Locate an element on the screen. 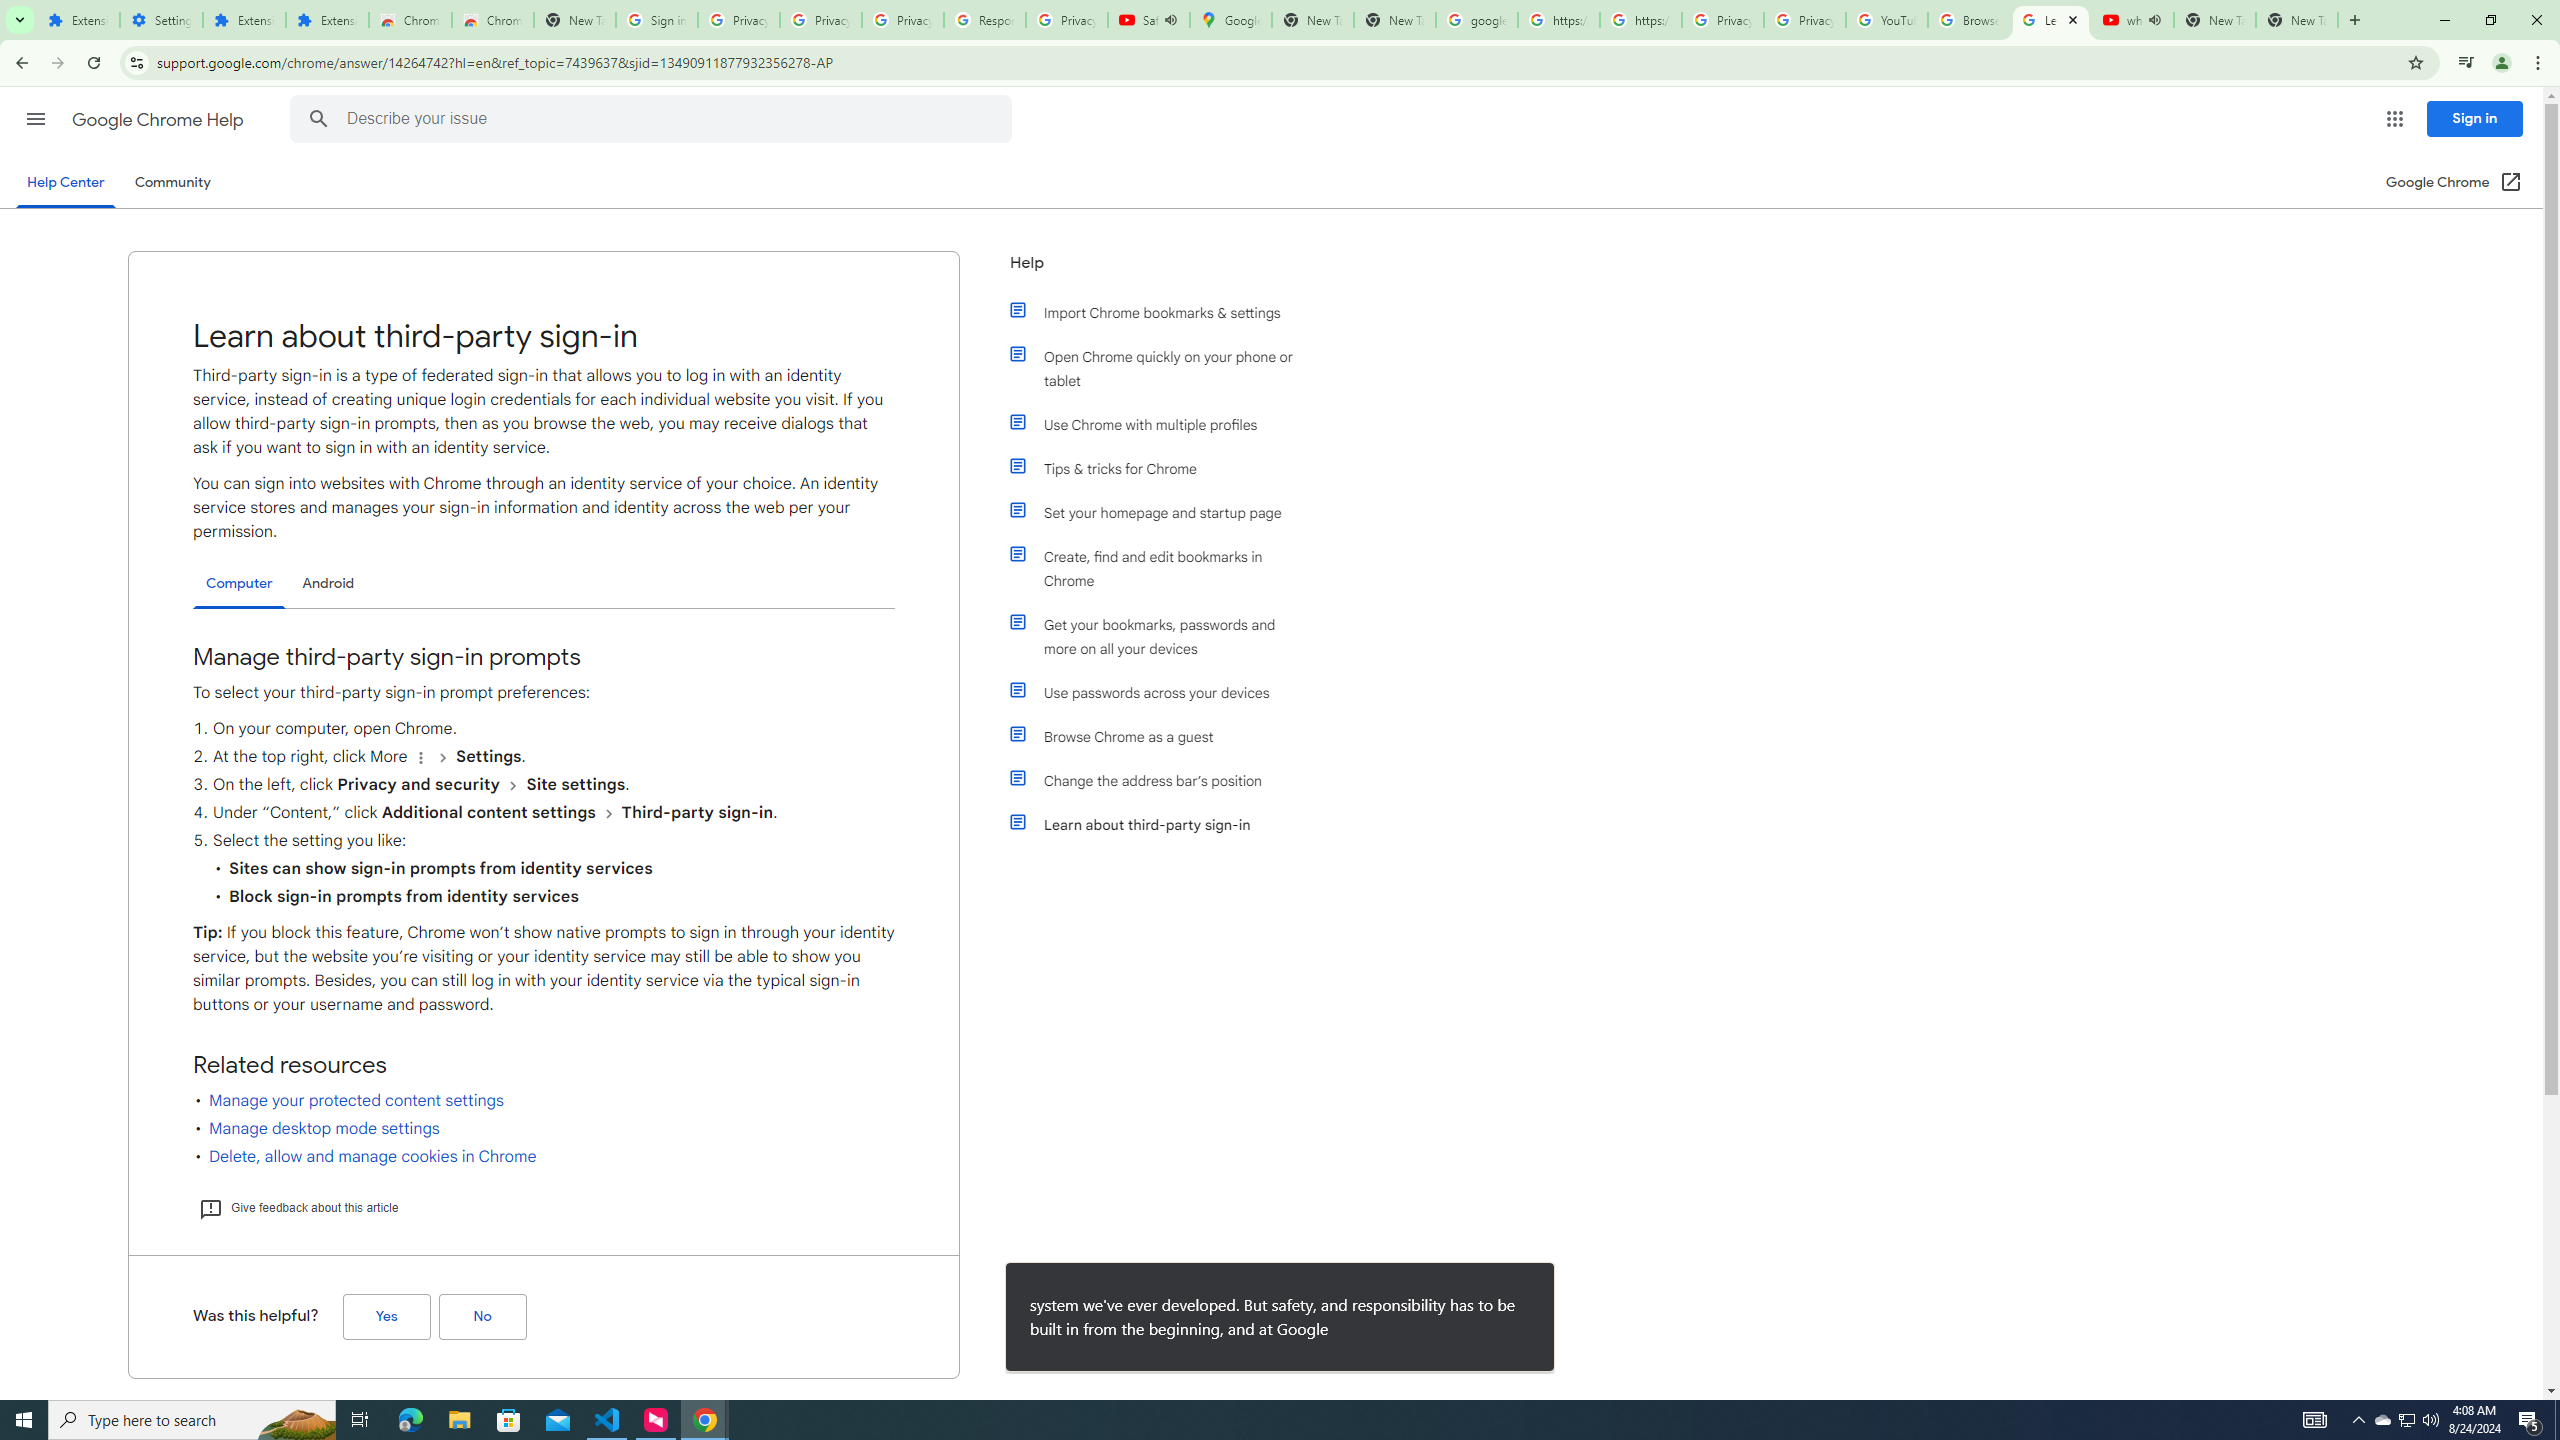  'Browse Chrome as a guest' is located at coordinates (1162, 736).